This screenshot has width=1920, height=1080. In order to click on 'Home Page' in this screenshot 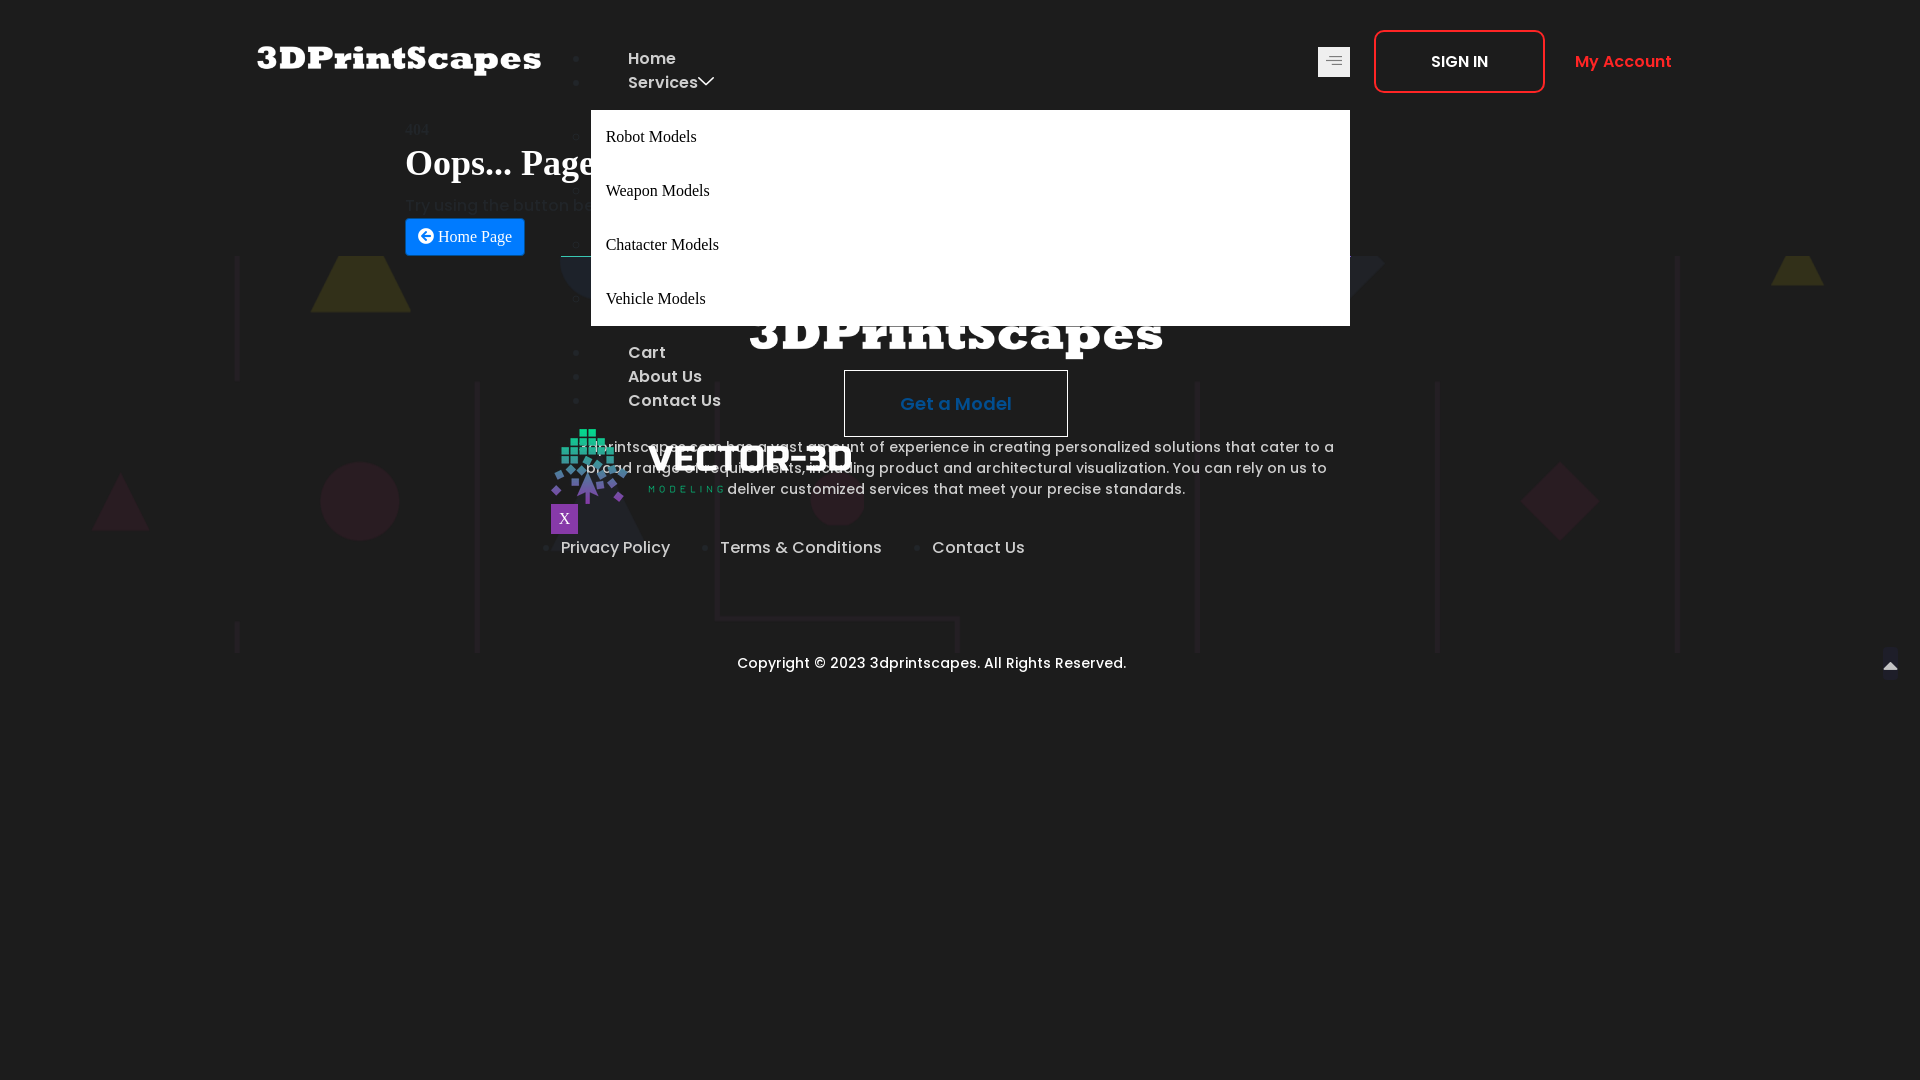, I will do `click(464, 235)`.